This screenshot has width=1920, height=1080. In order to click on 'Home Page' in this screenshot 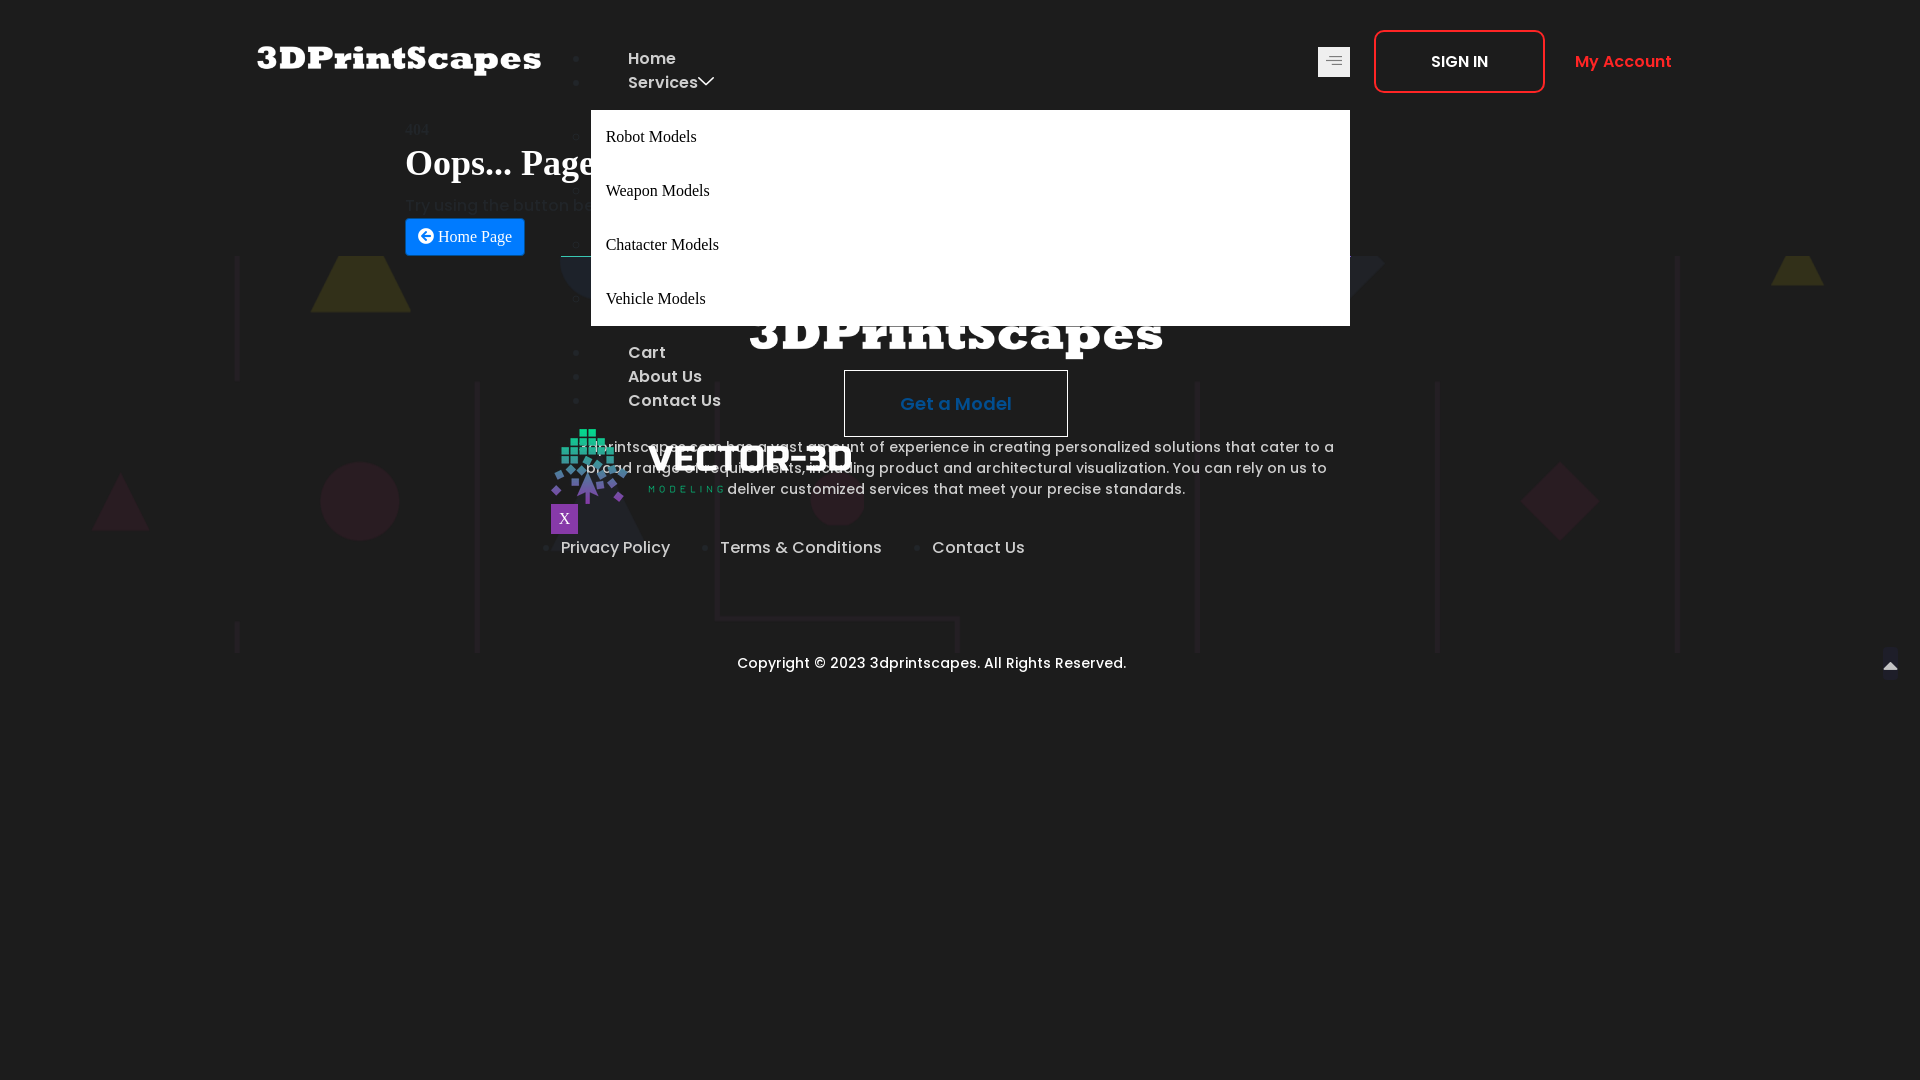, I will do `click(464, 235)`.